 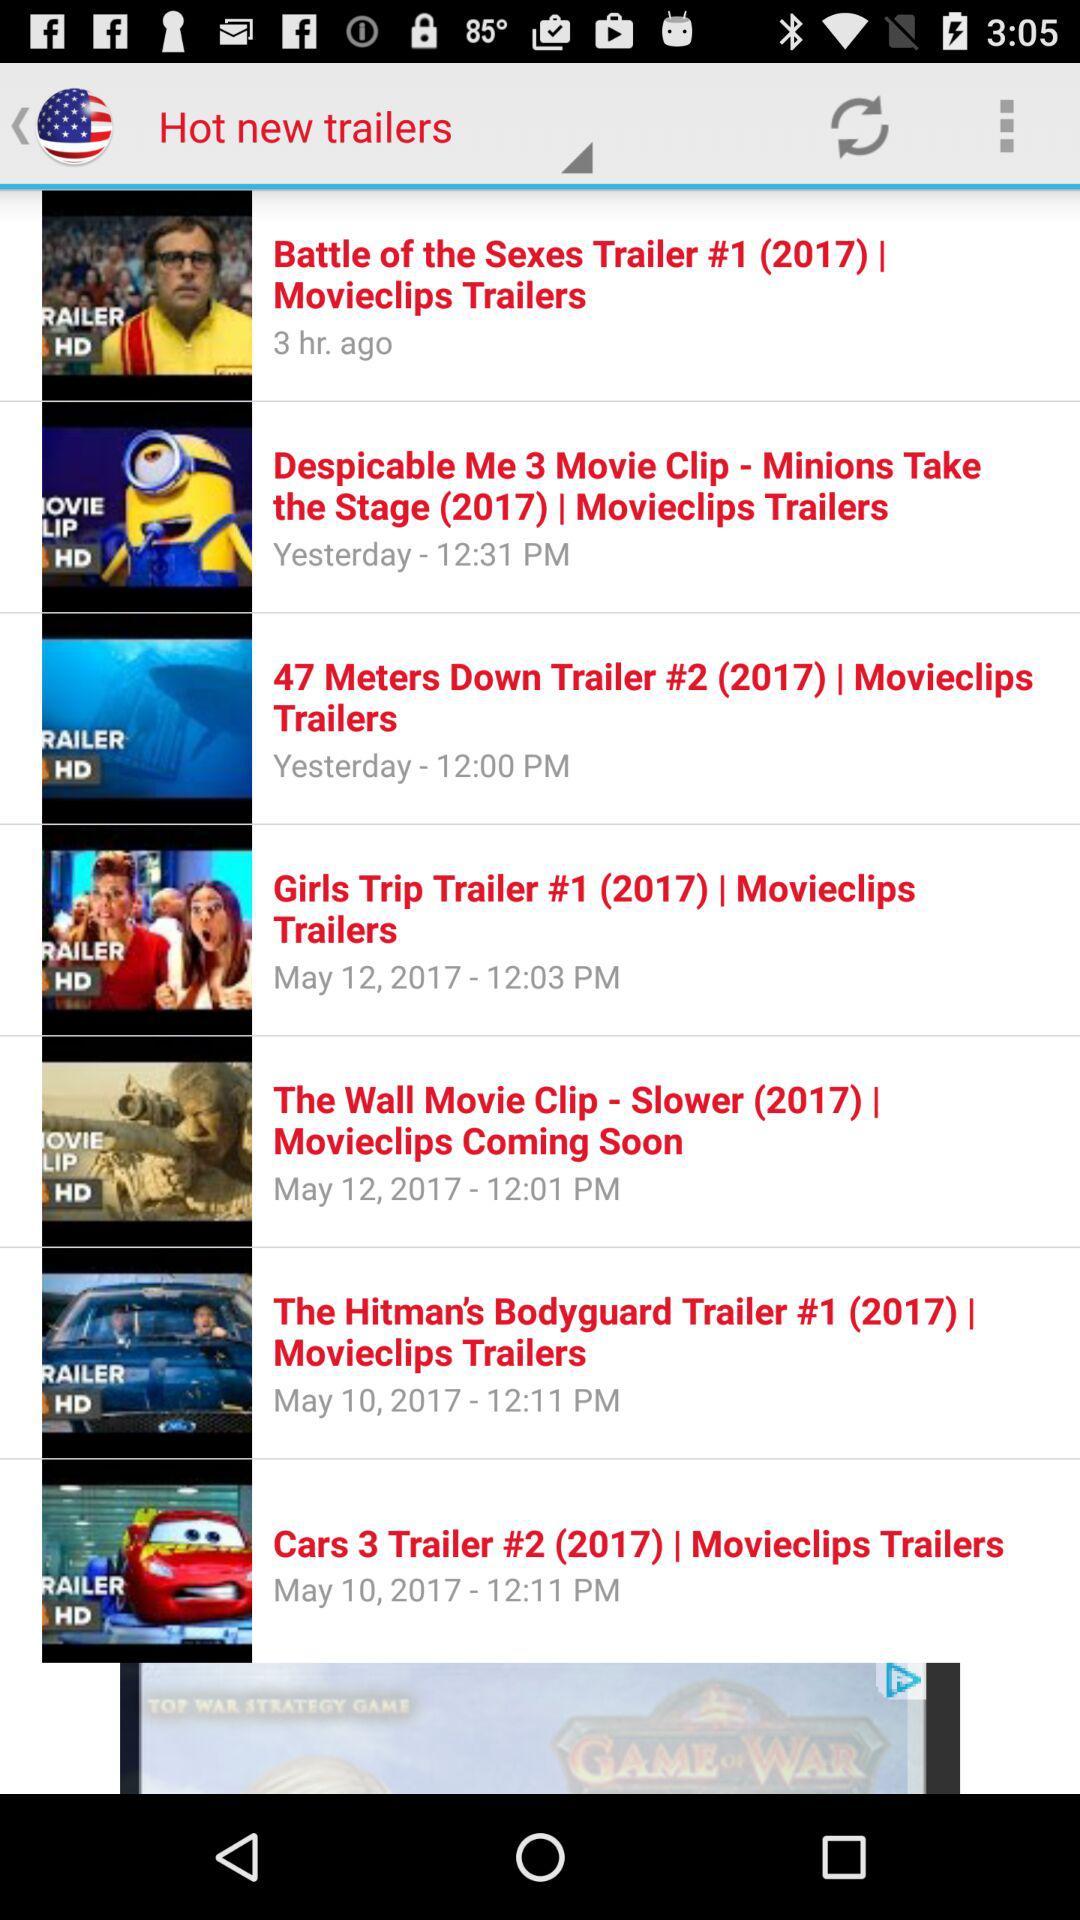 I want to click on advertise an app, so click(x=540, y=1727).